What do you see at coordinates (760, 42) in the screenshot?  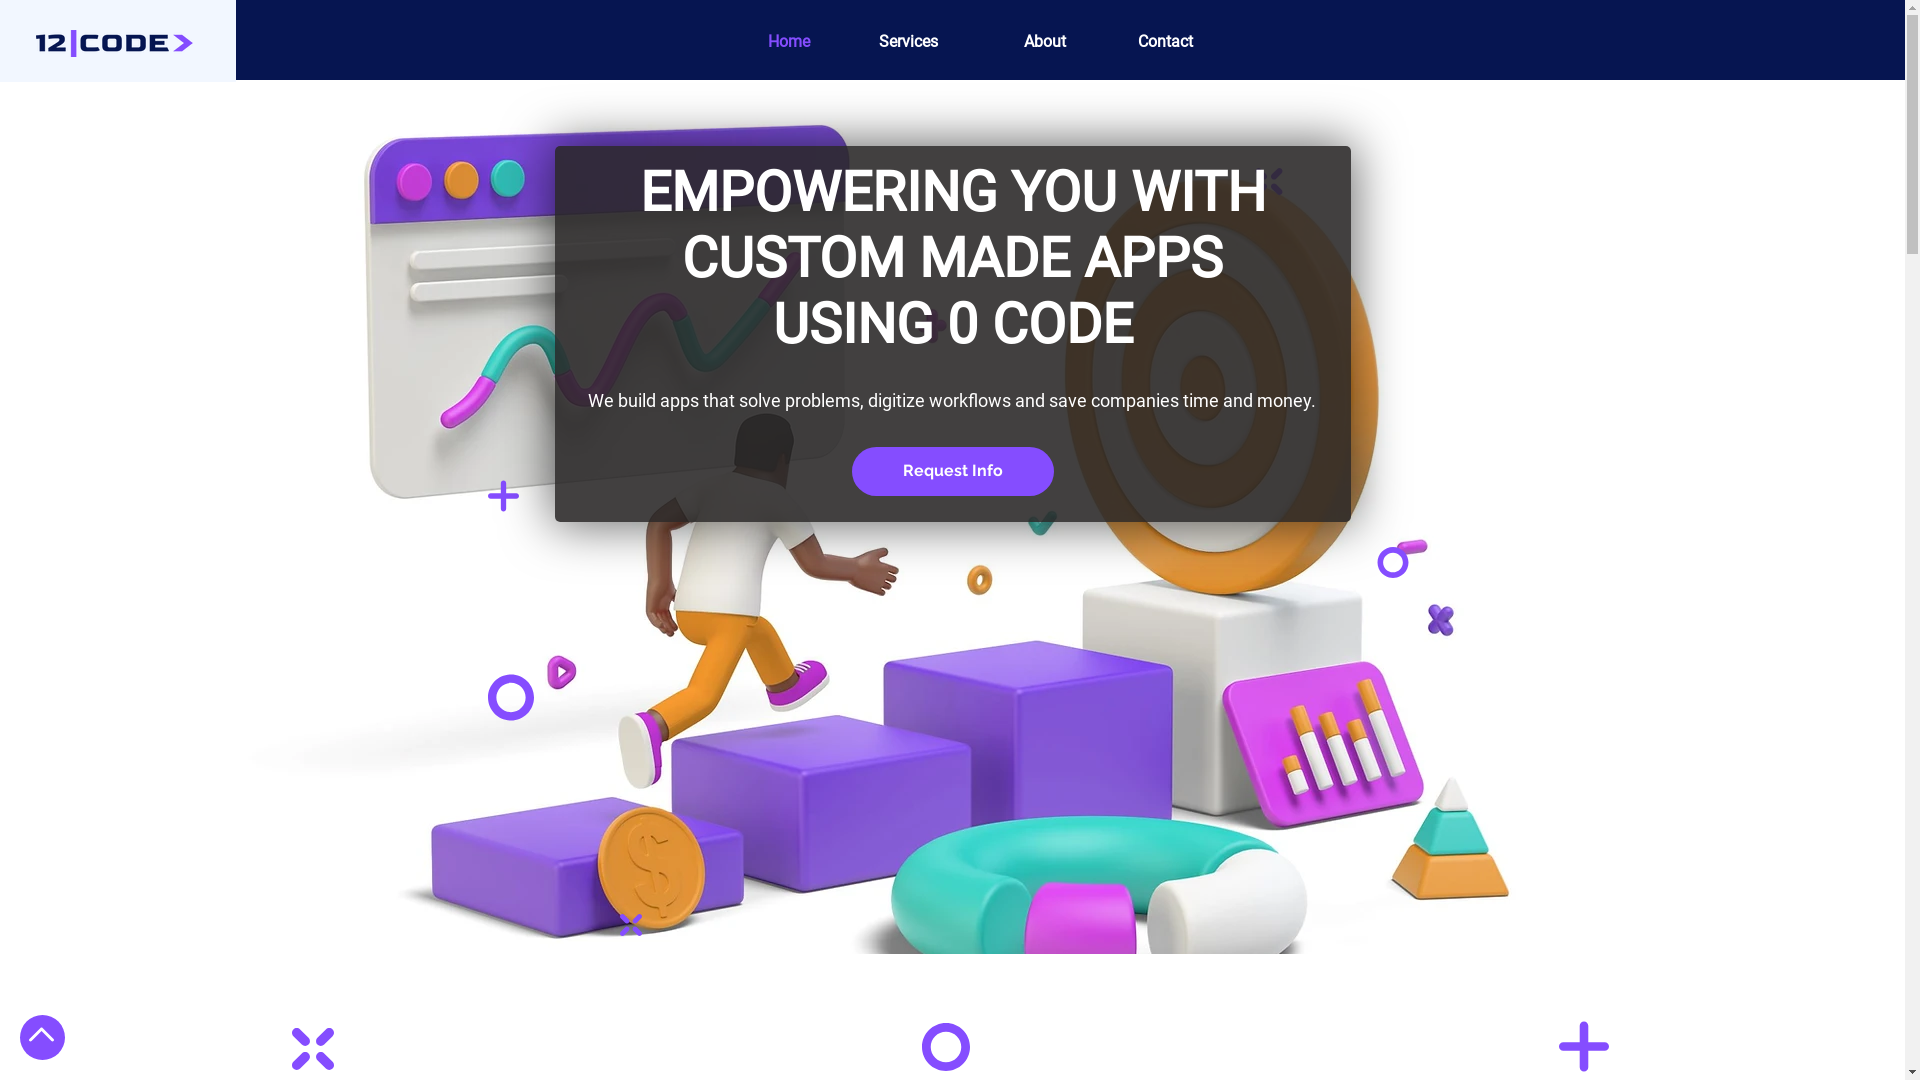 I see `'Home'` at bounding box center [760, 42].